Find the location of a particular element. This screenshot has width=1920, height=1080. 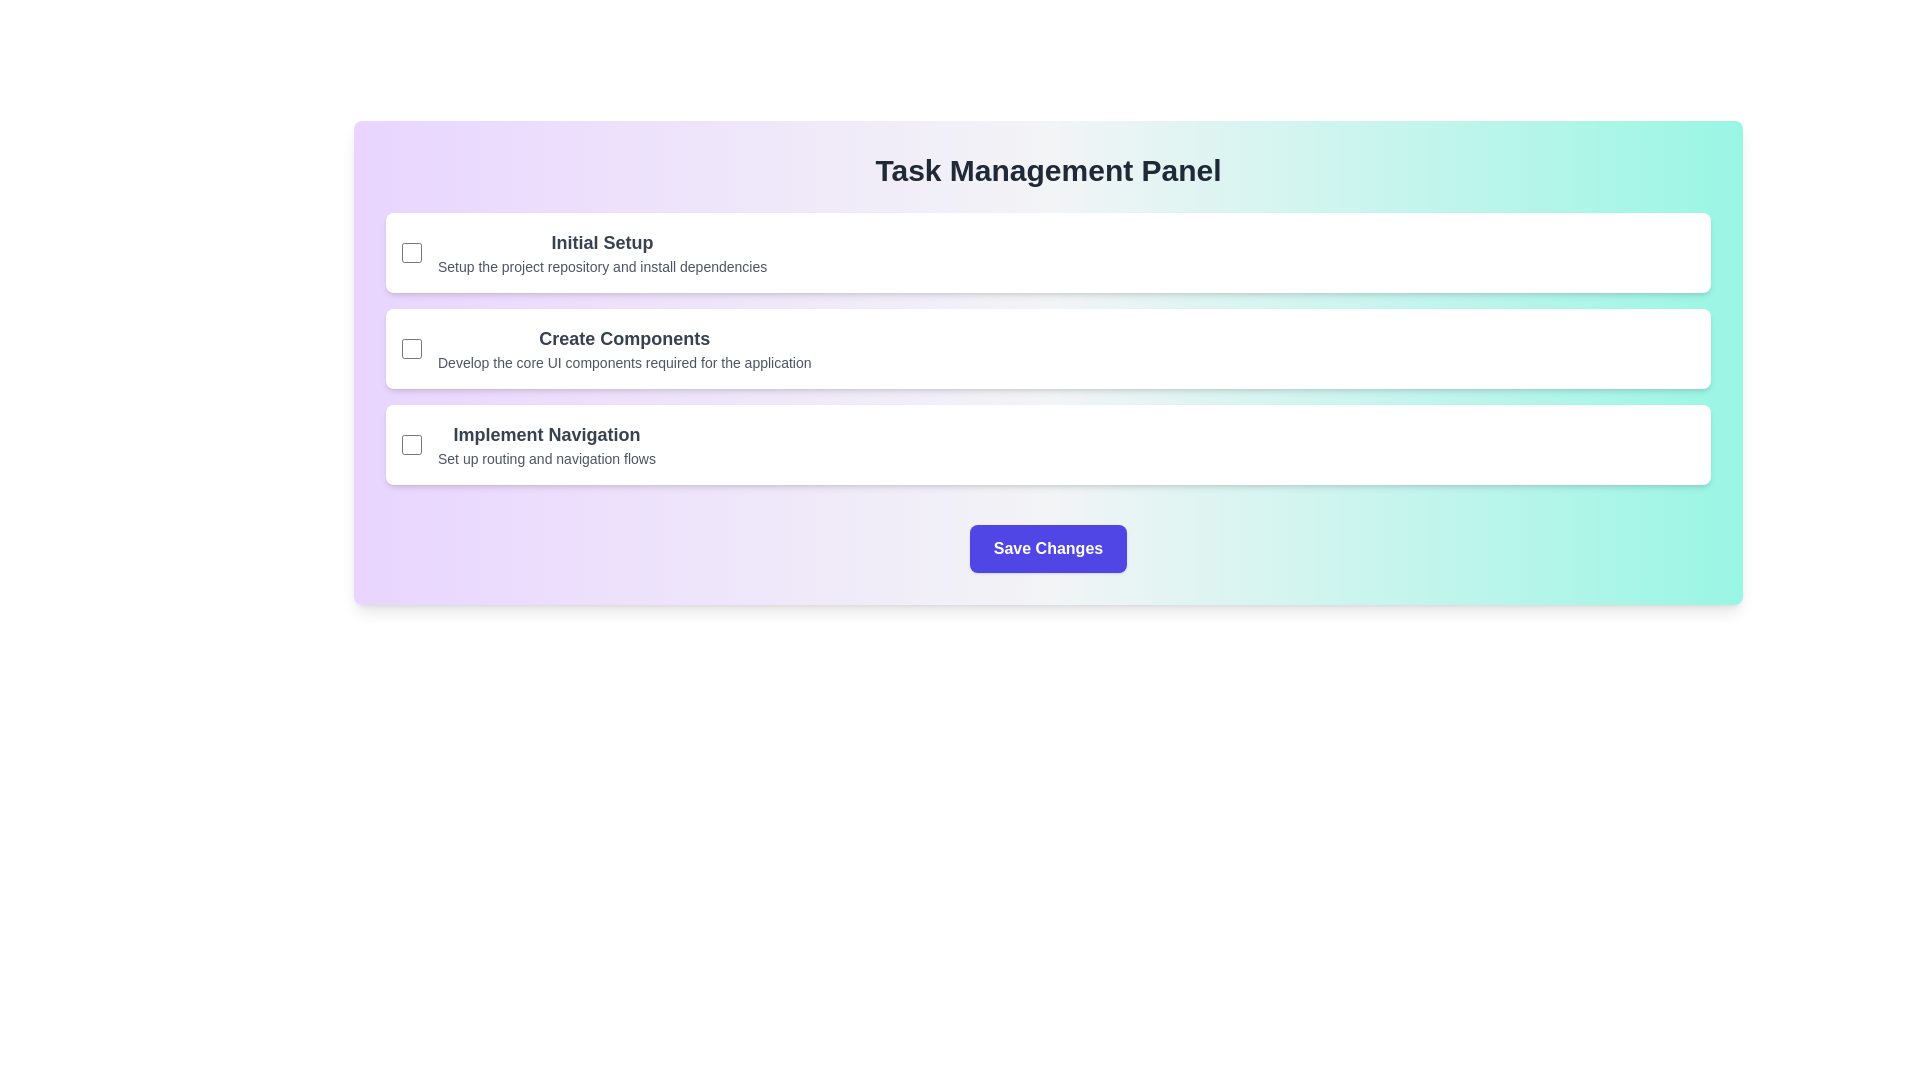

the static text description that reads 'Develop the core UI components required for the application', located beneath the title 'Create Components' is located at coordinates (623, 362).